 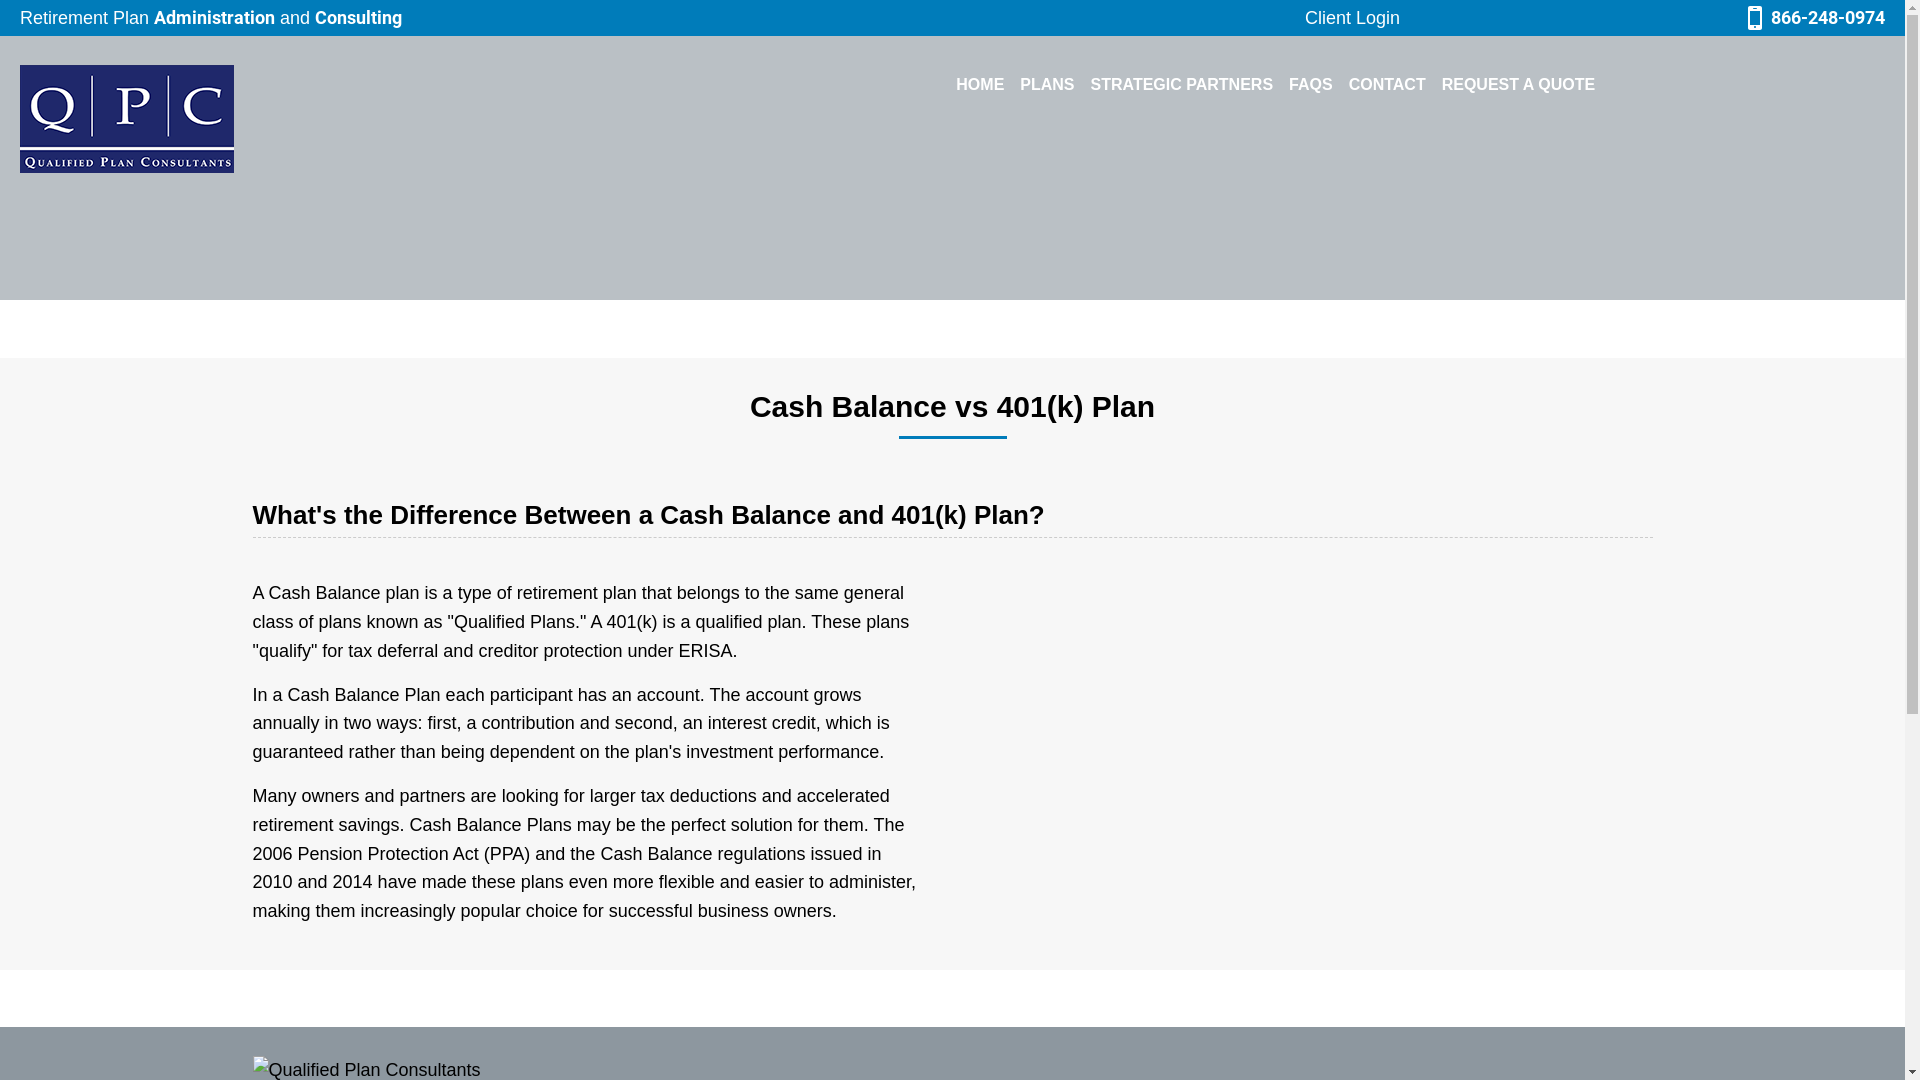 I want to click on 'CONTACT', so click(x=1340, y=83).